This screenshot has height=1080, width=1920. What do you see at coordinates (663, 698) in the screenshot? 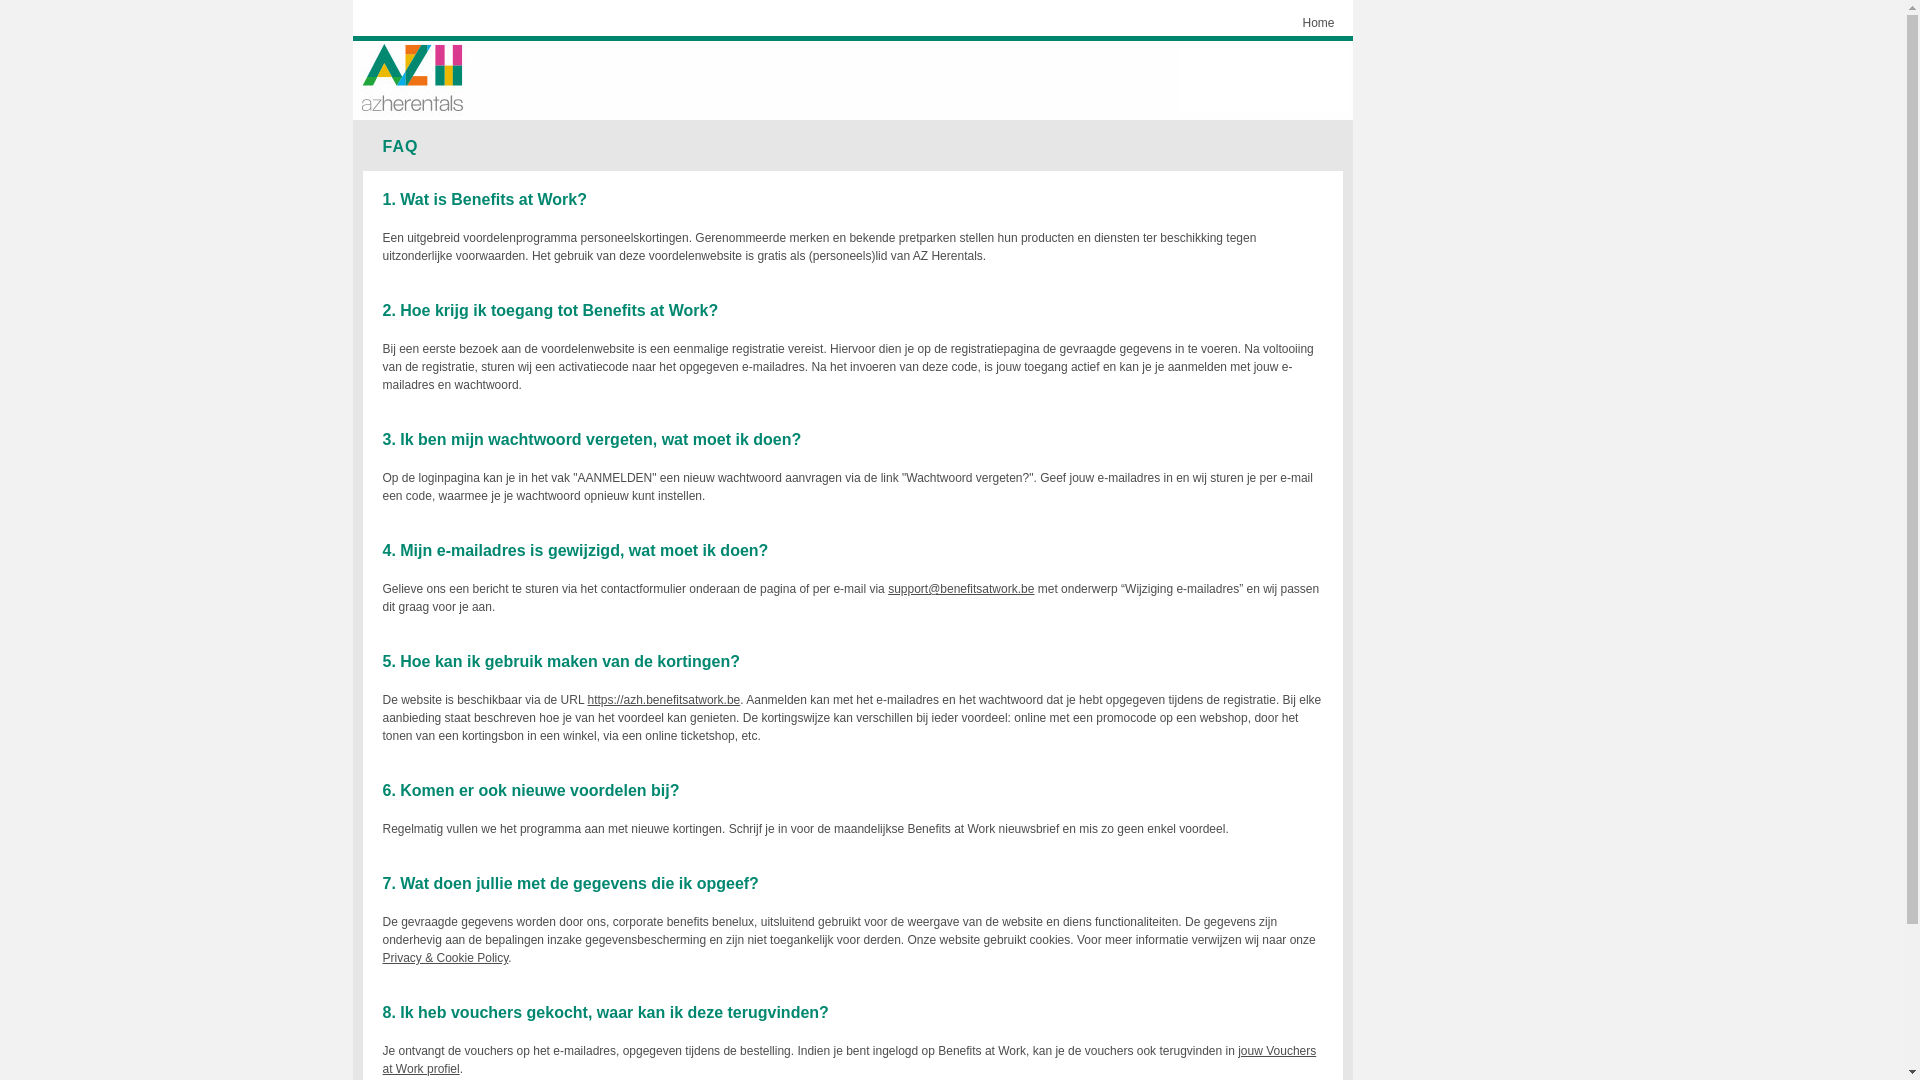
I see `'https://azh.benefitsatwork.be'` at bounding box center [663, 698].